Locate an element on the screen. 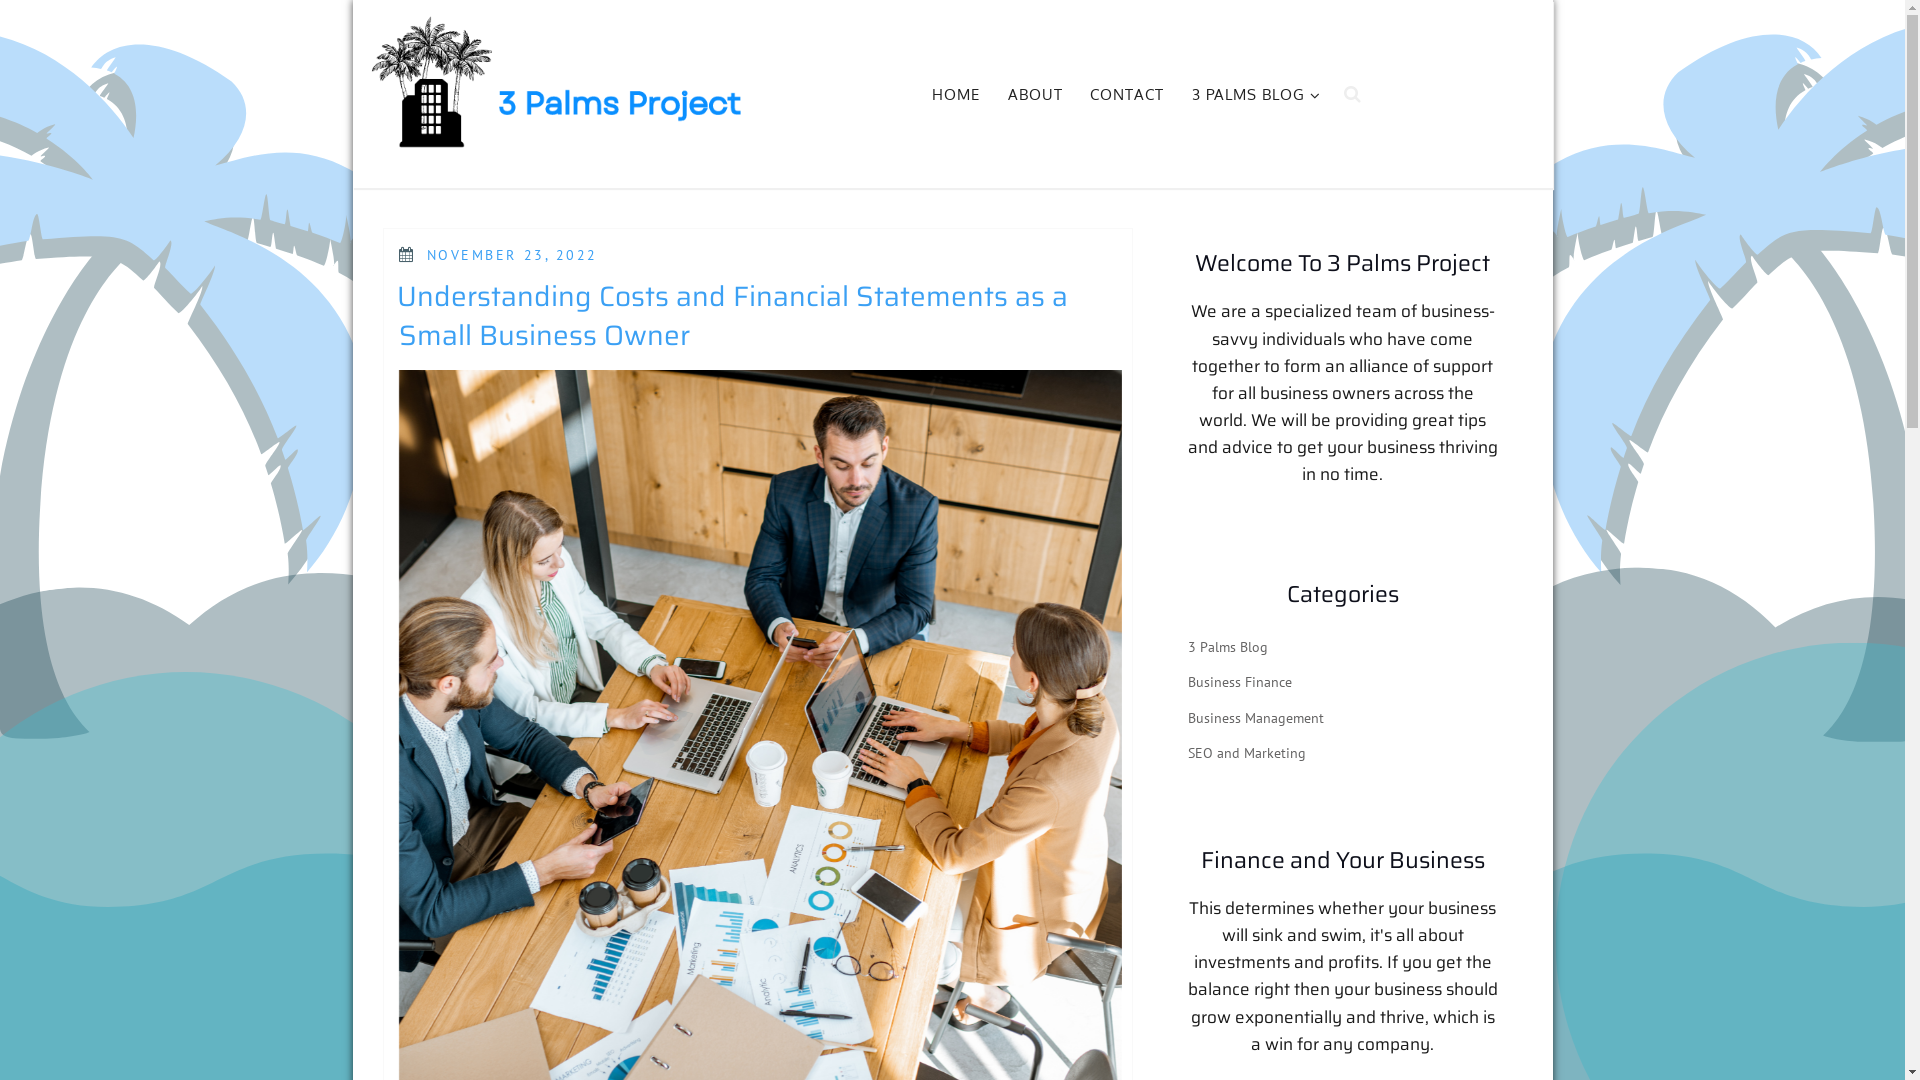 Image resolution: width=1920 pixels, height=1080 pixels. '3 PALMS BLOG' is located at coordinates (1252, 95).